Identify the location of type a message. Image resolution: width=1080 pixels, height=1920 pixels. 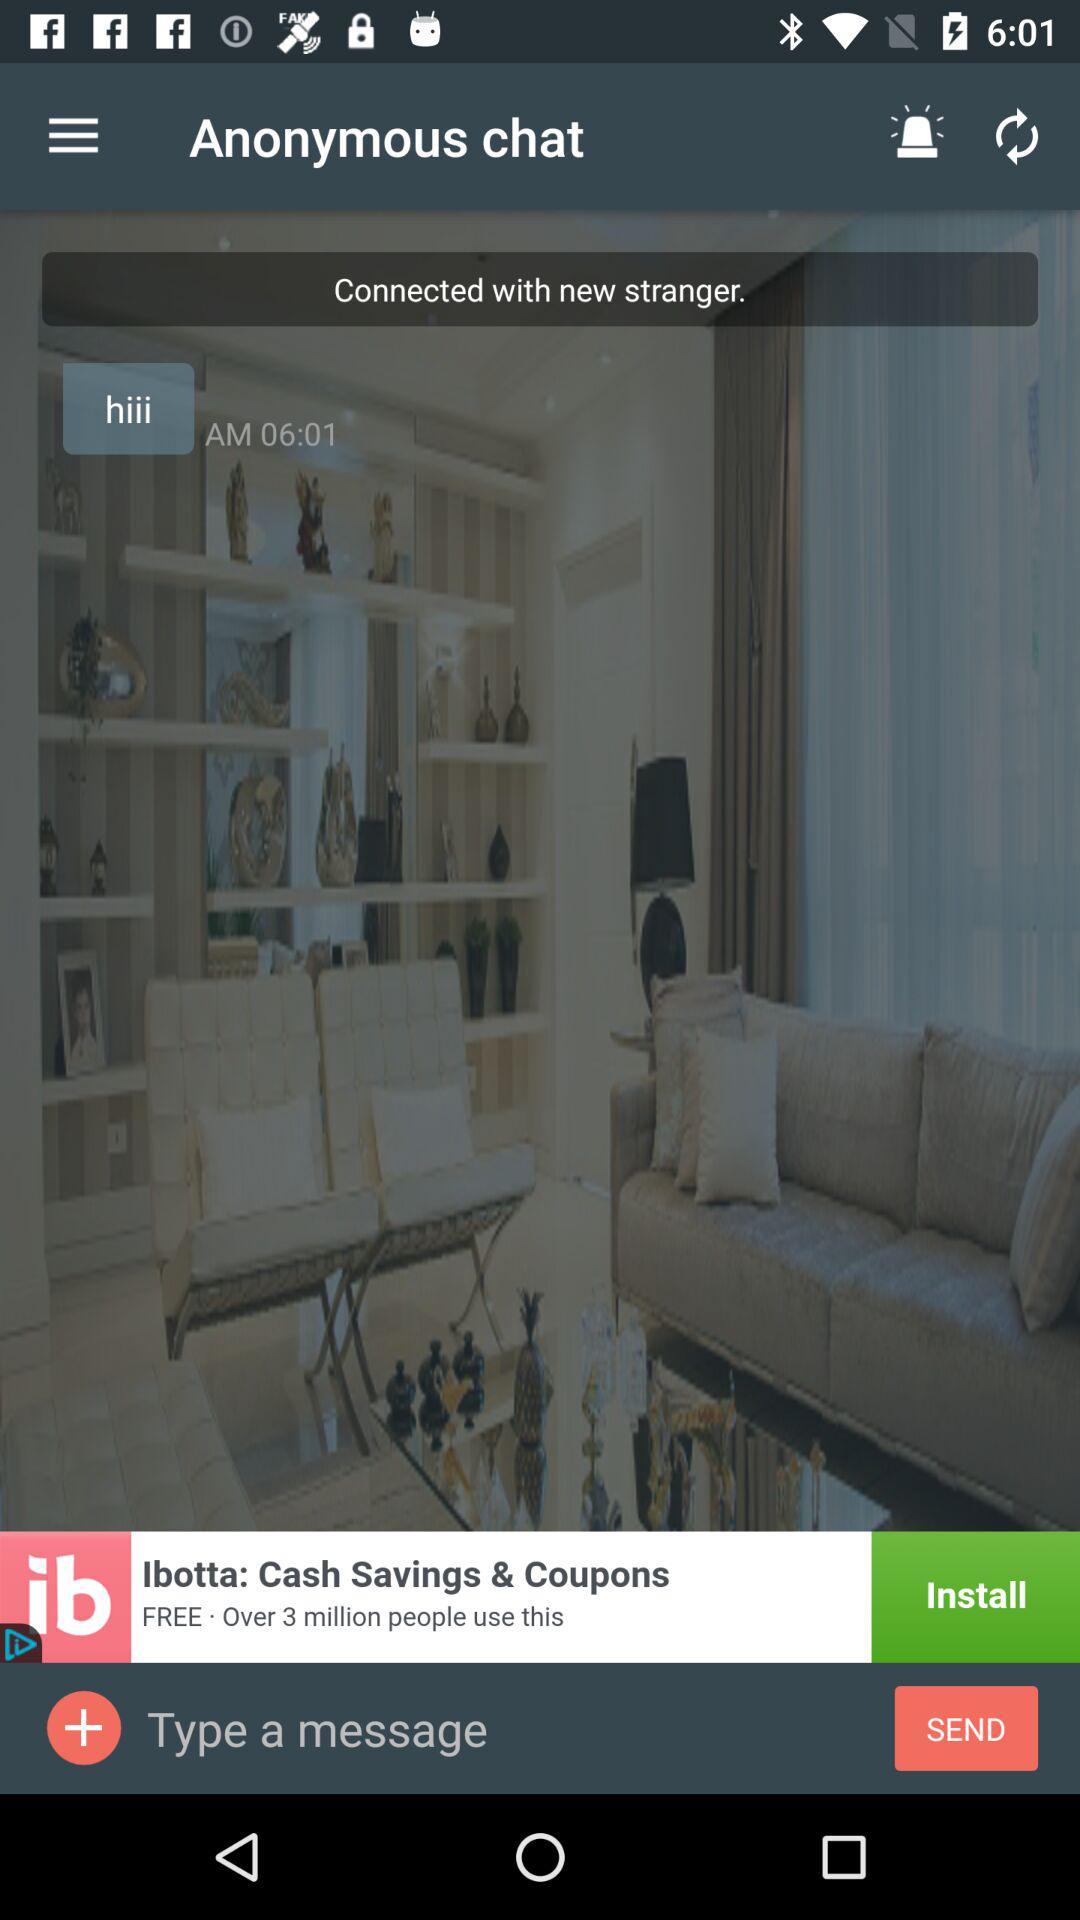
(519, 1727).